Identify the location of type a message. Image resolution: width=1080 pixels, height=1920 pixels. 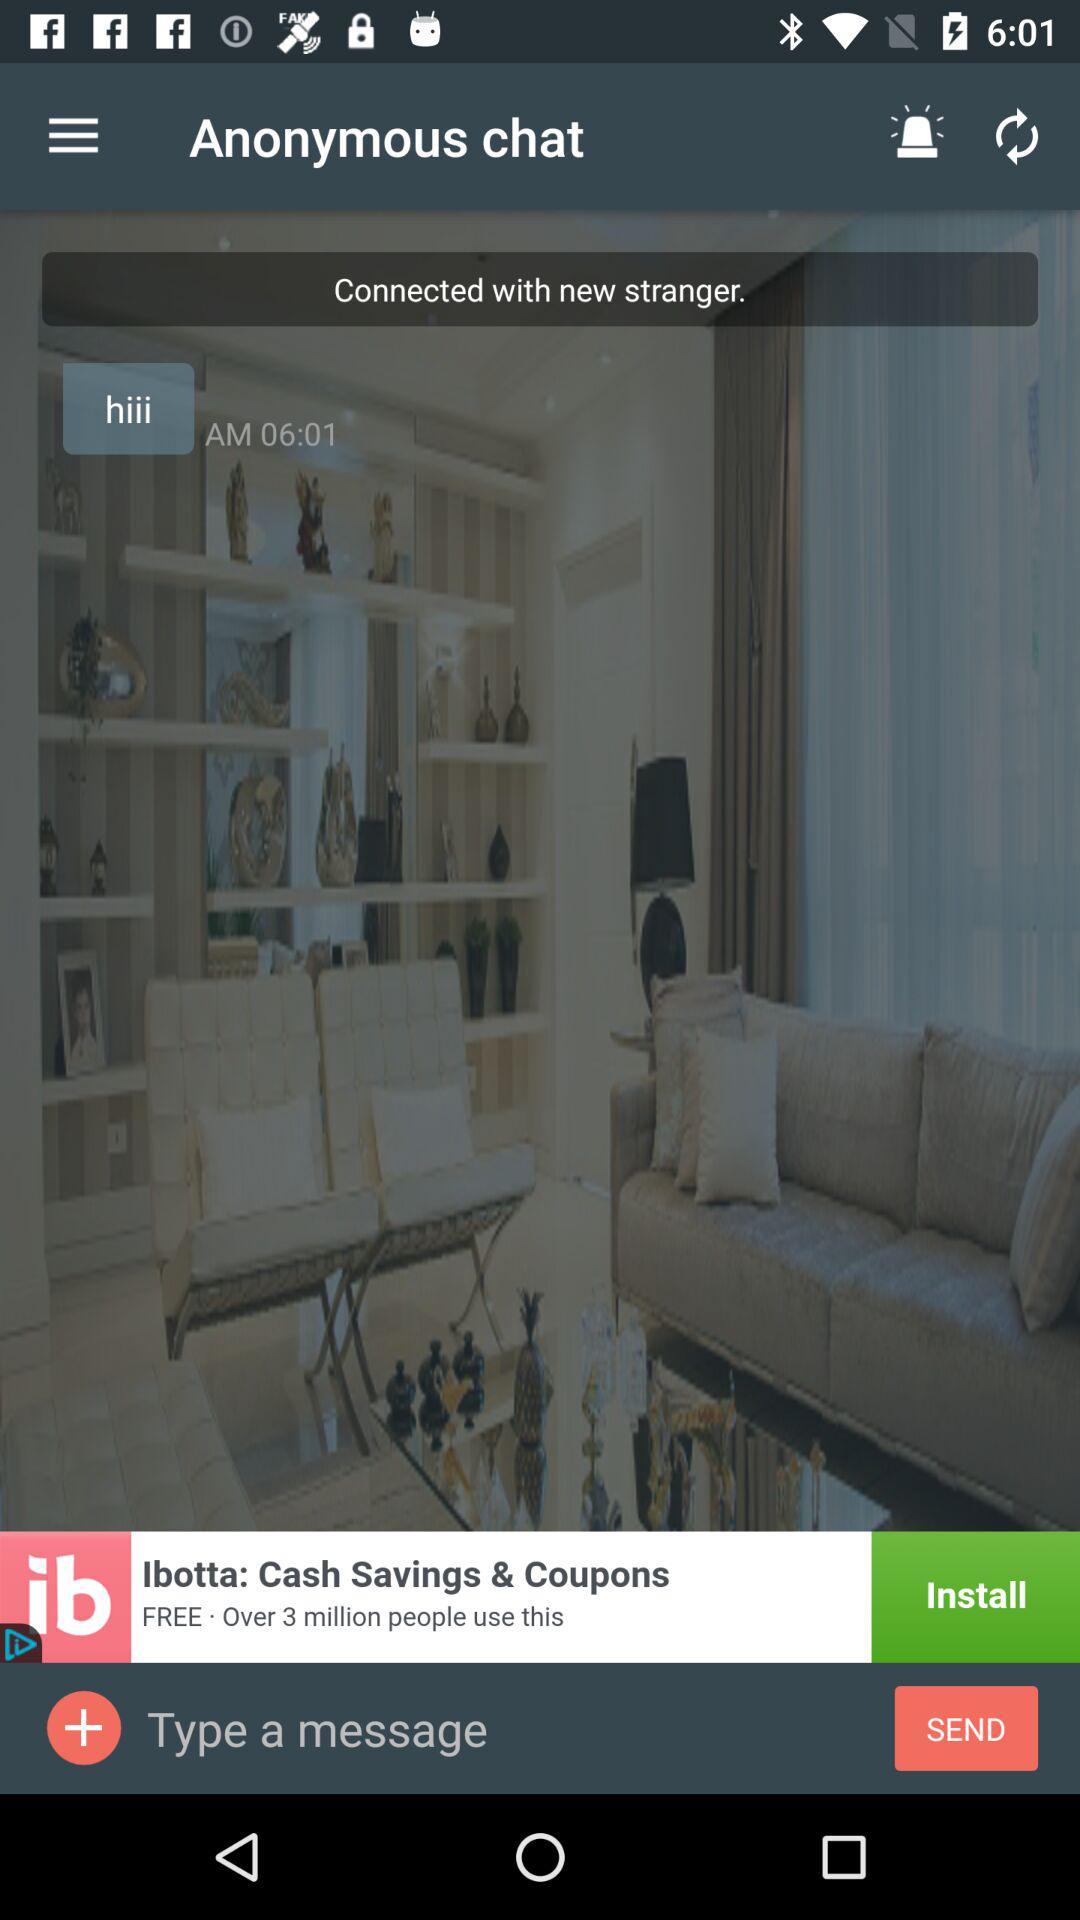
(519, 1727).